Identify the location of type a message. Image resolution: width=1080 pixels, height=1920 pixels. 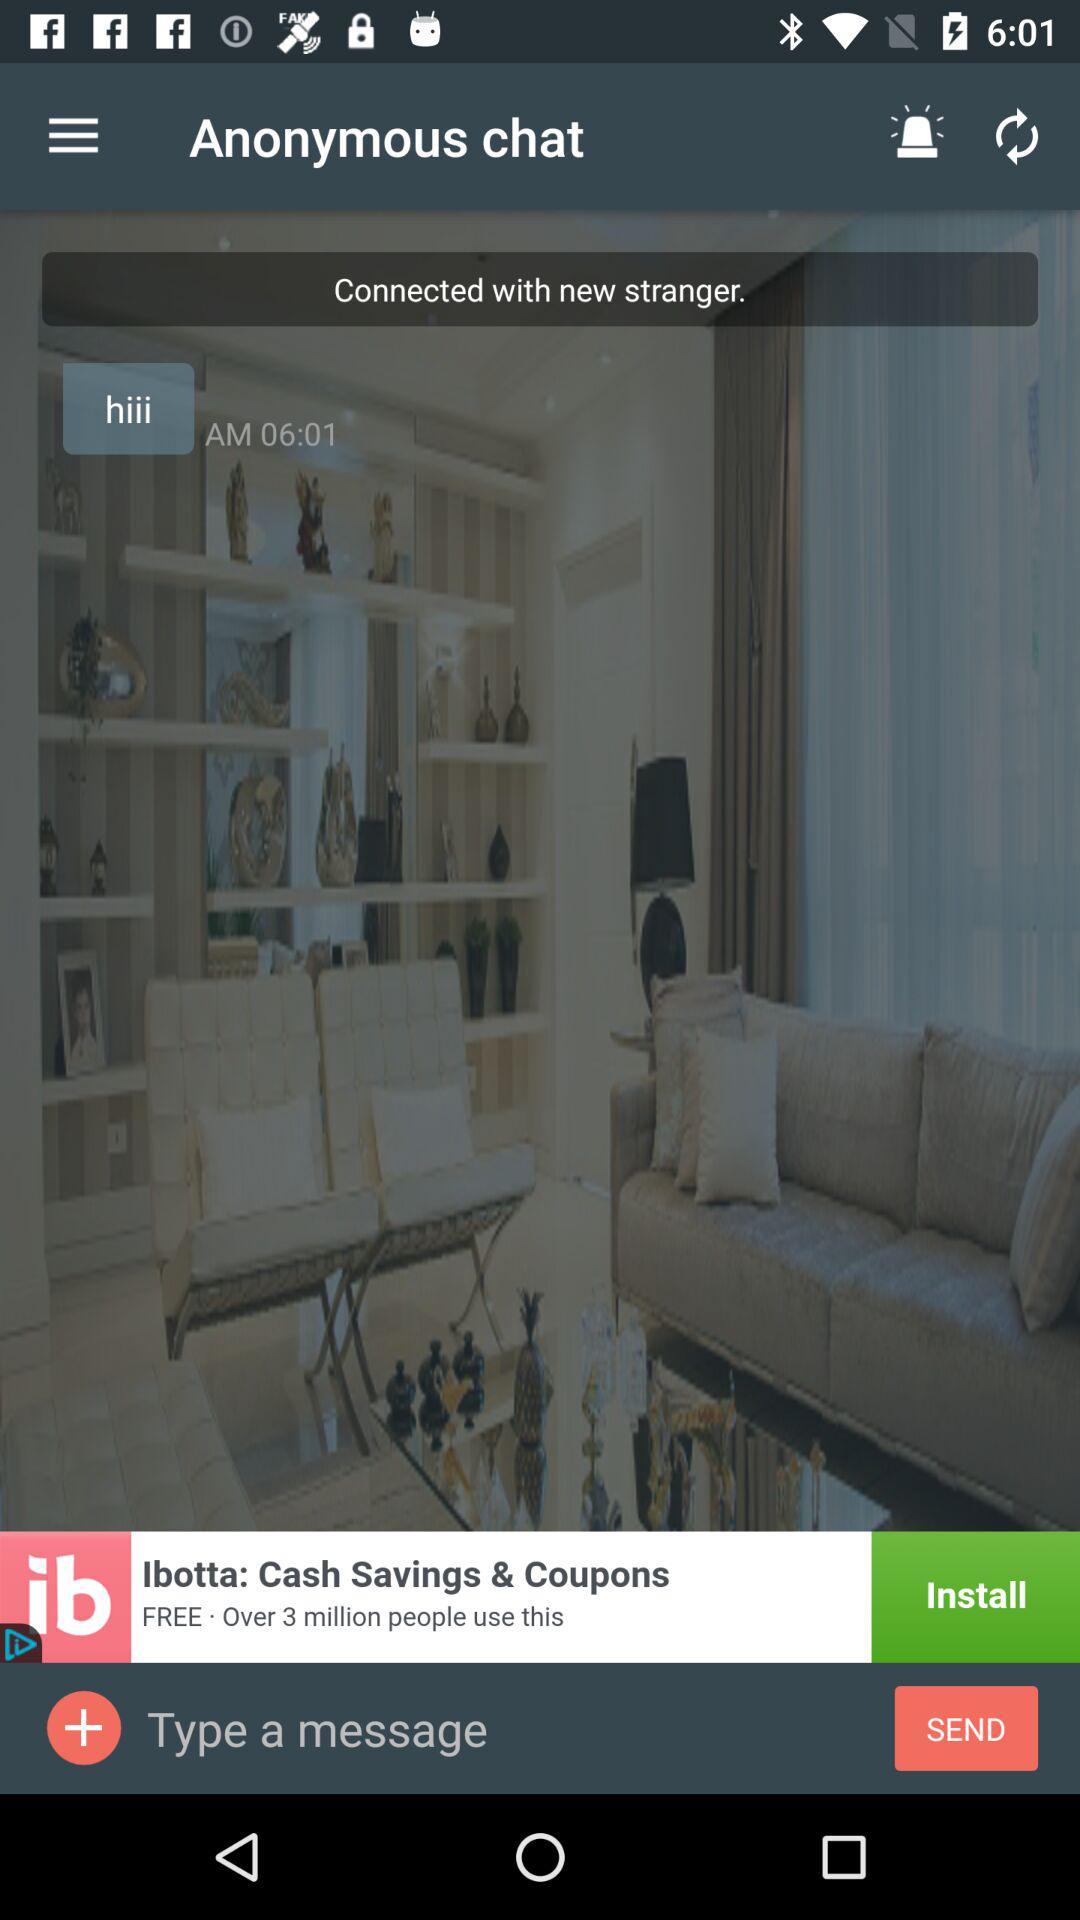
(519, 1727).